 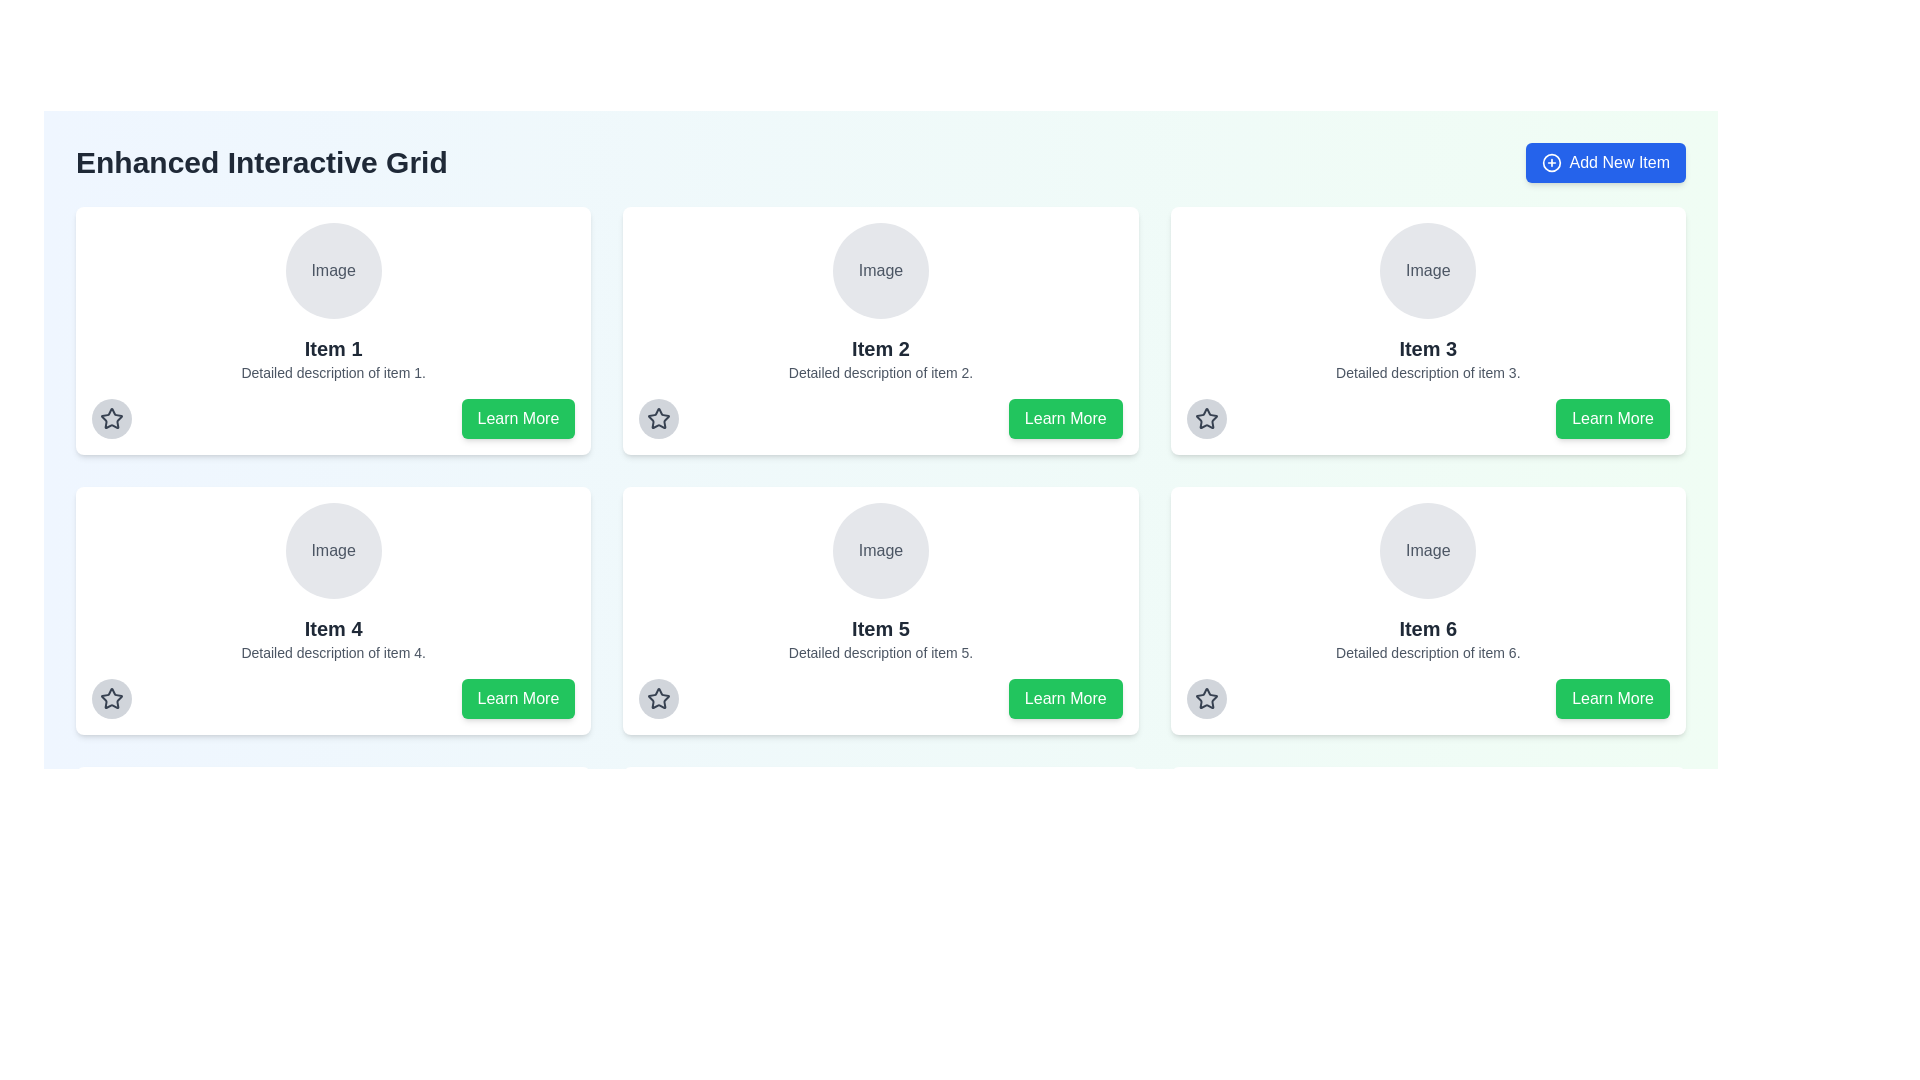 I want to click on the text label element displaying 'Item 4', located beneath the image and above the detailed description in the fourth card of the grid layout, so click(x=333, y=627).